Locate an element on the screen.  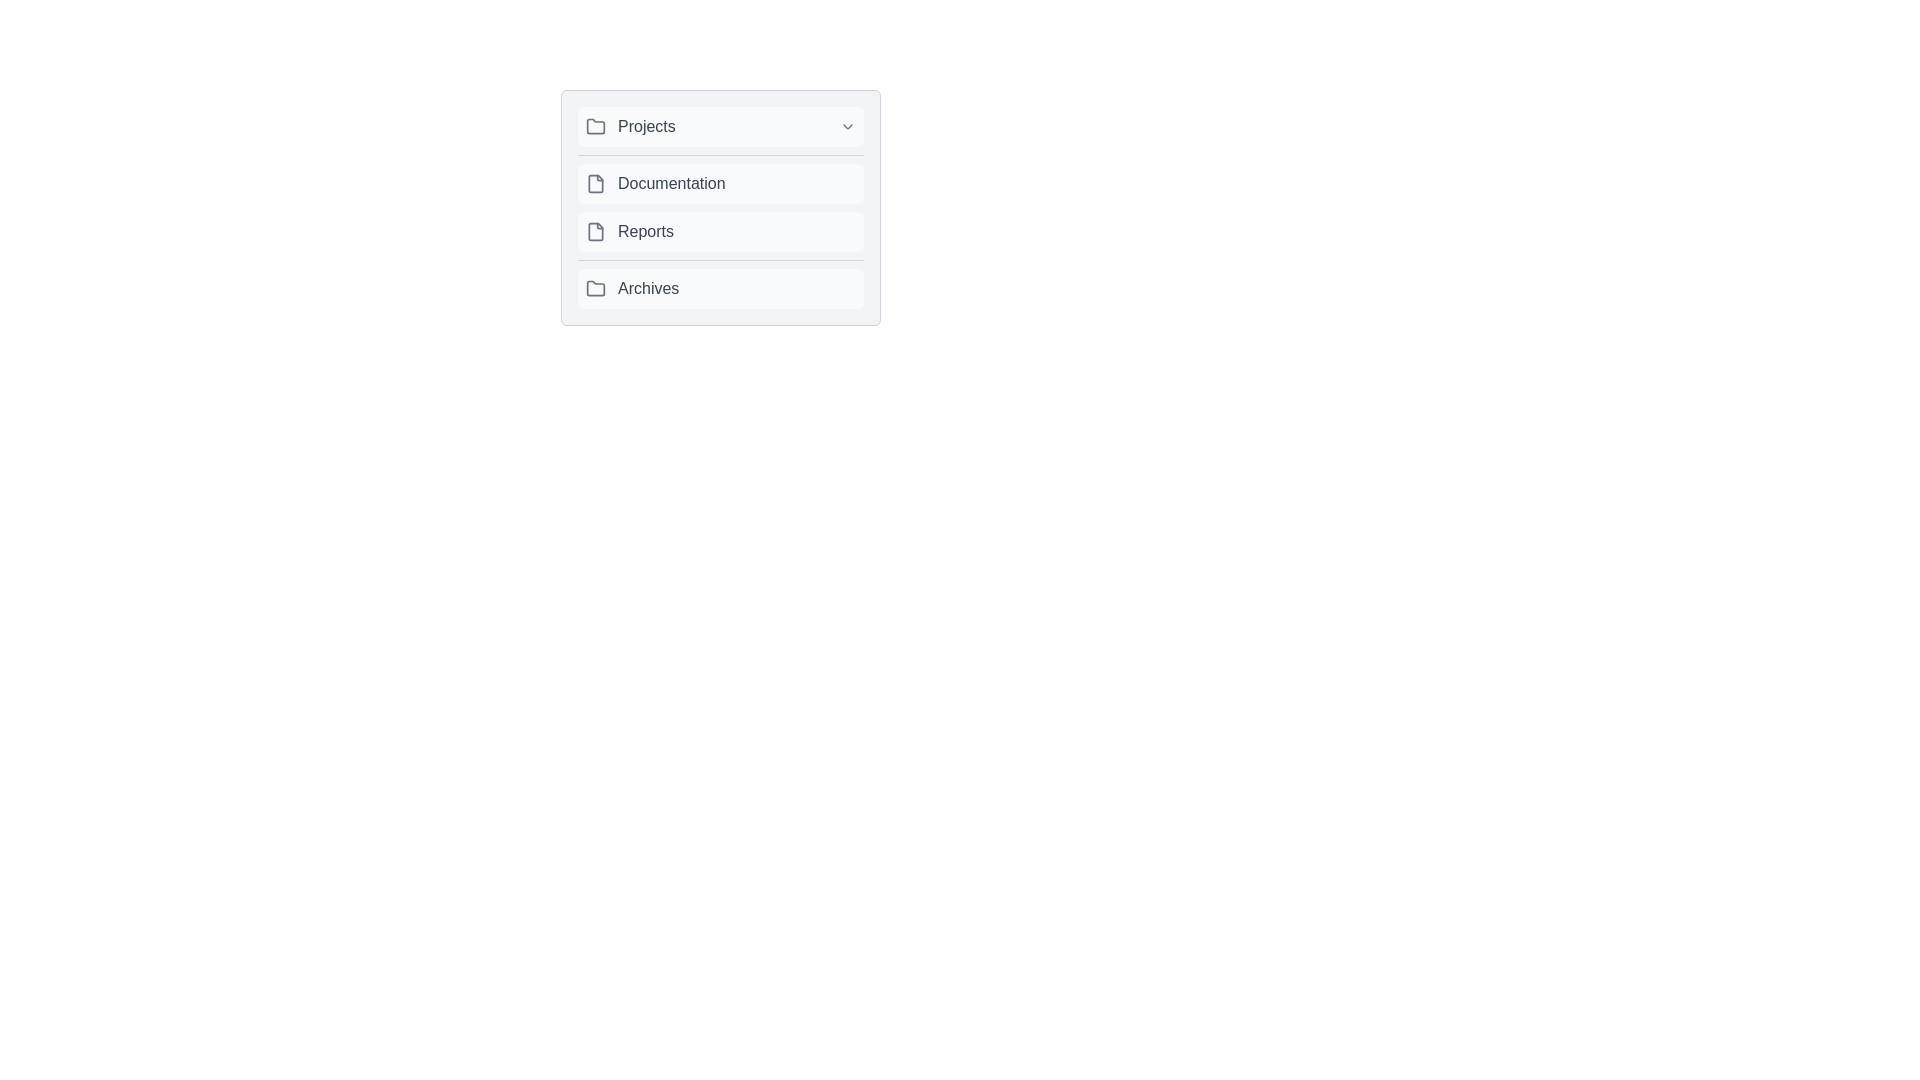
the fourth separator line that visually distinguishes between the 'Reports' and 'Archives' items in the list is located at coordinates (720, 259).